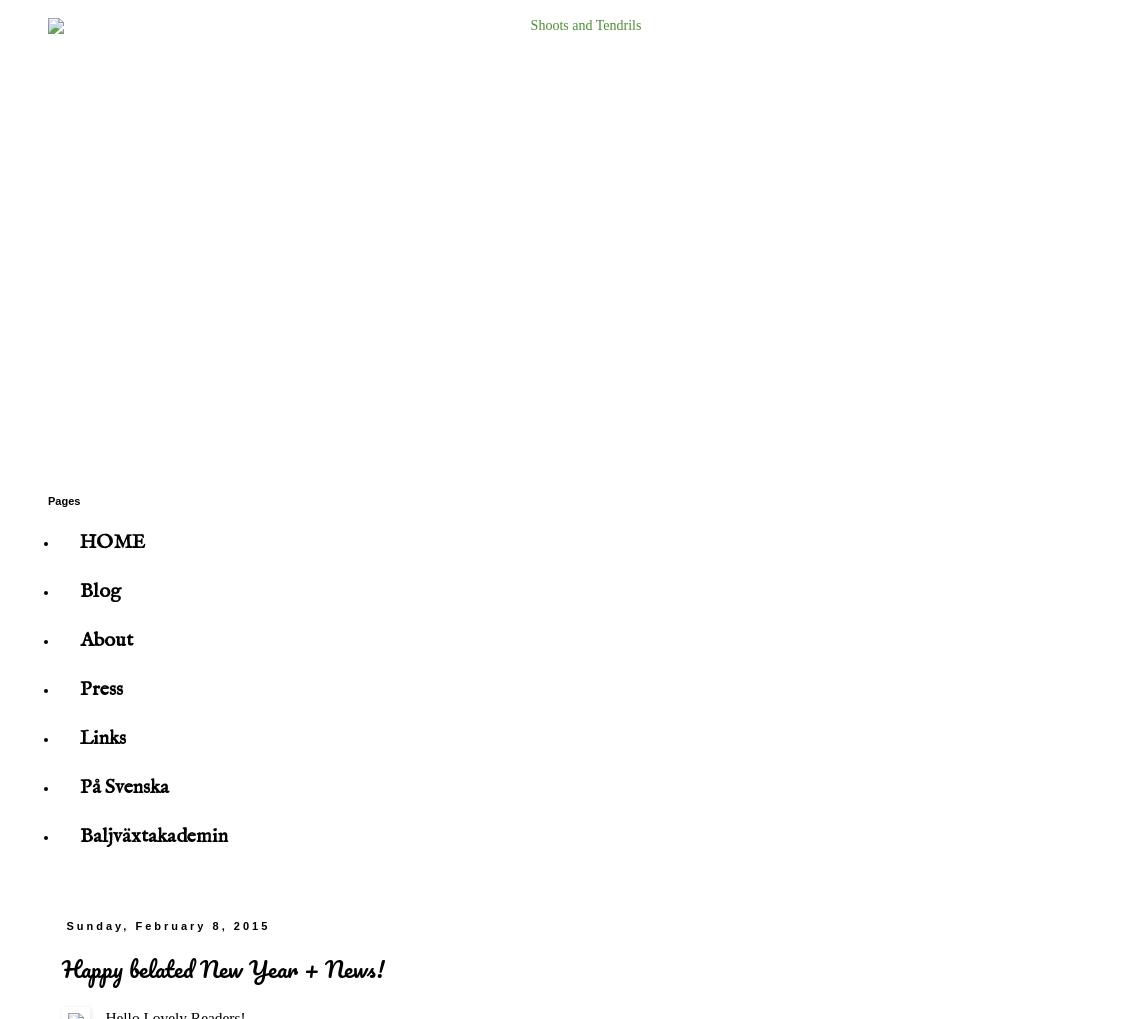  What do you see at coordinates (124, 786) in the screenshot?
I see `'På Svenska'` at bounding box center [124, 786].